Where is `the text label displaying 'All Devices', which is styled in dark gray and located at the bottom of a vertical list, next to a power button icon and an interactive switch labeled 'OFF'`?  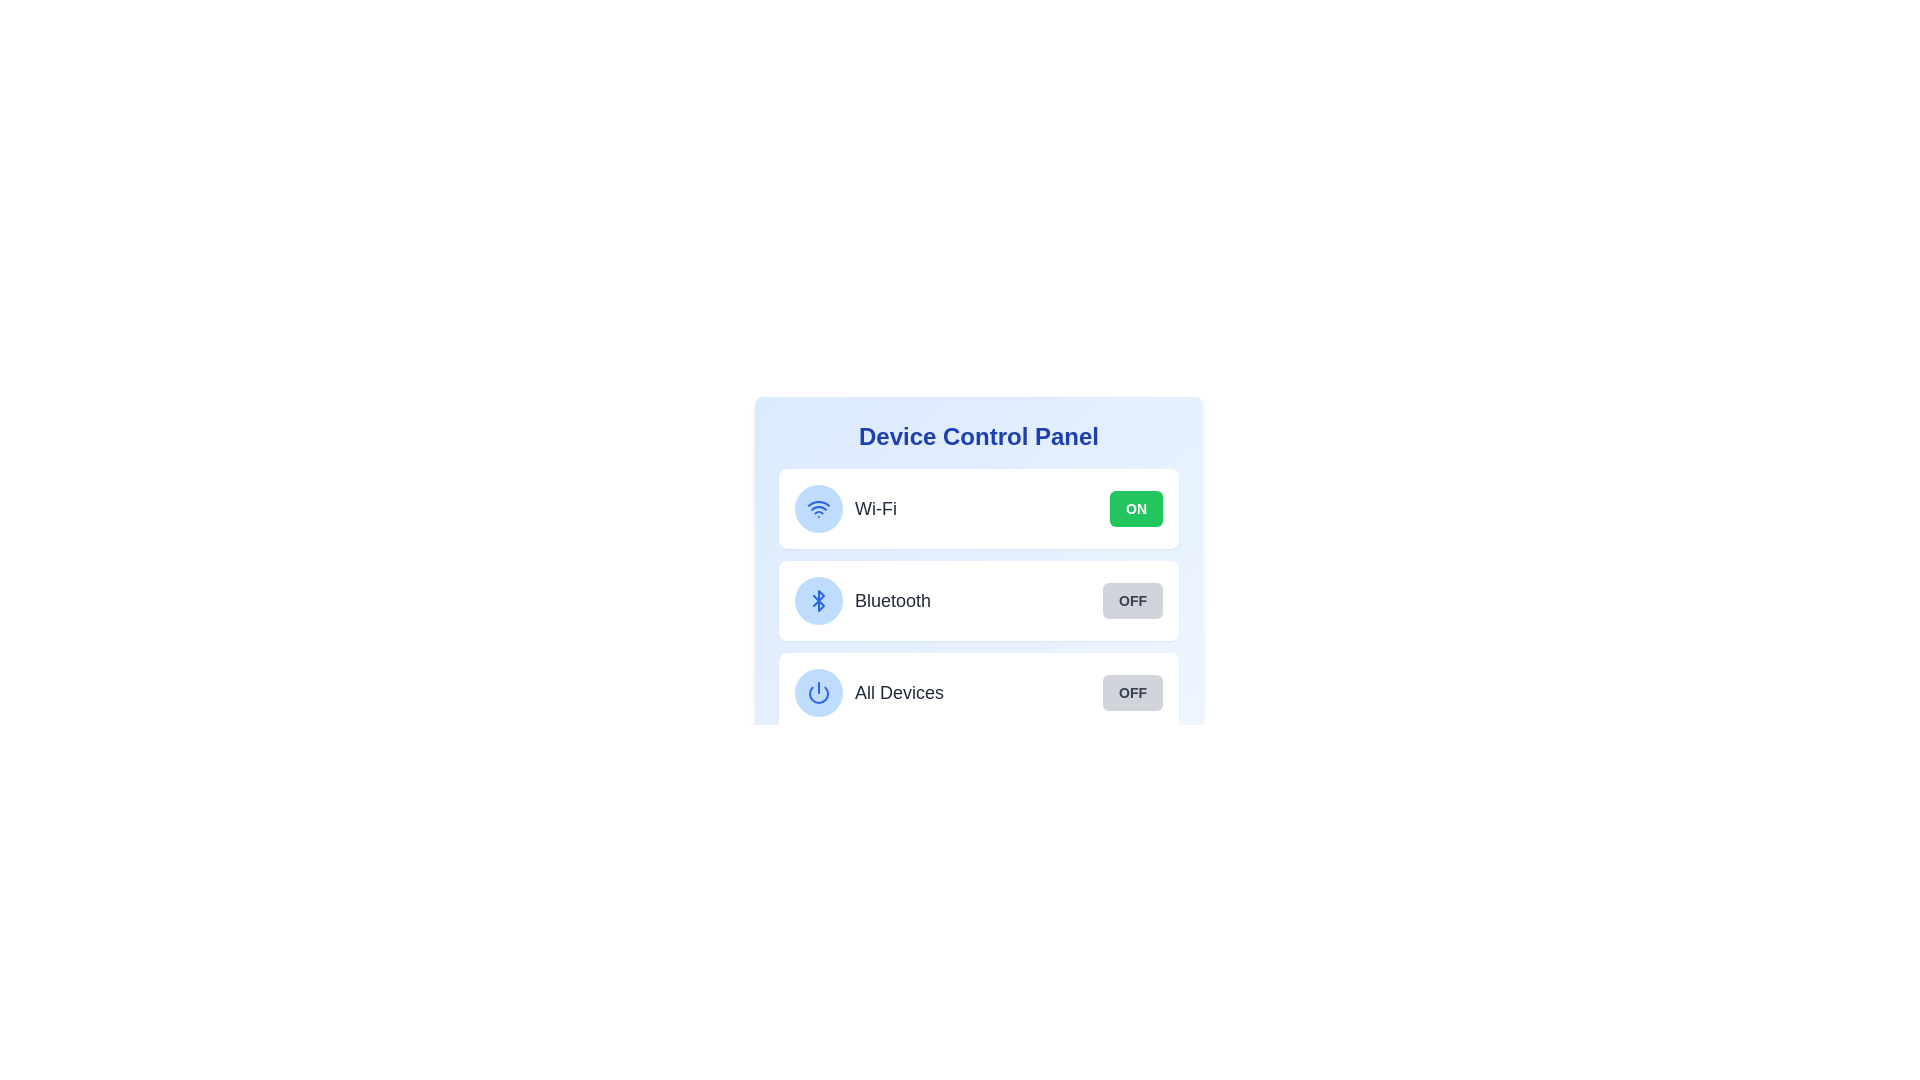 the text label displaying 'All Devices', which is styled in dark gray and located at the bottom of a vertical list, next to a power button icon and an interactive switch labeled 'OFF' is located at coordinates (898, 692).